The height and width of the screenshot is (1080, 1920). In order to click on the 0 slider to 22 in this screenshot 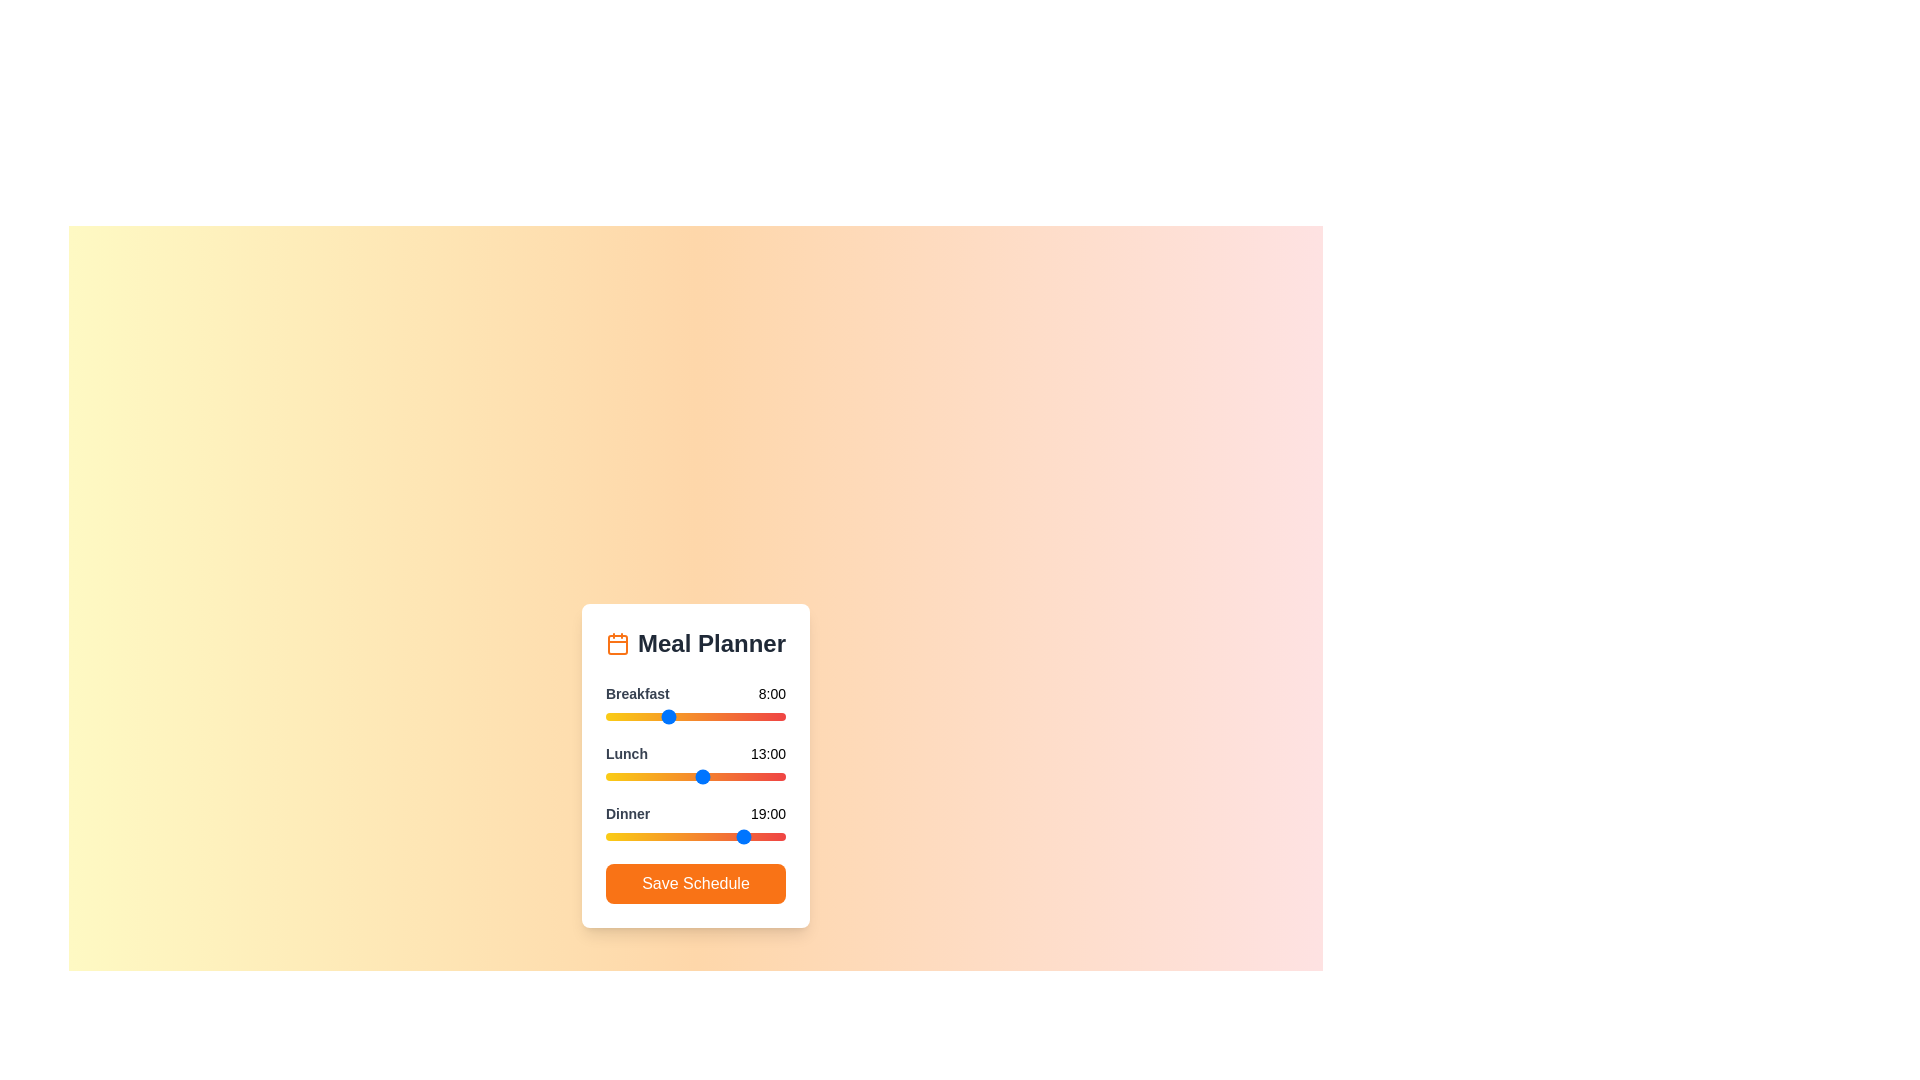, I will do `click(770, 716)`.